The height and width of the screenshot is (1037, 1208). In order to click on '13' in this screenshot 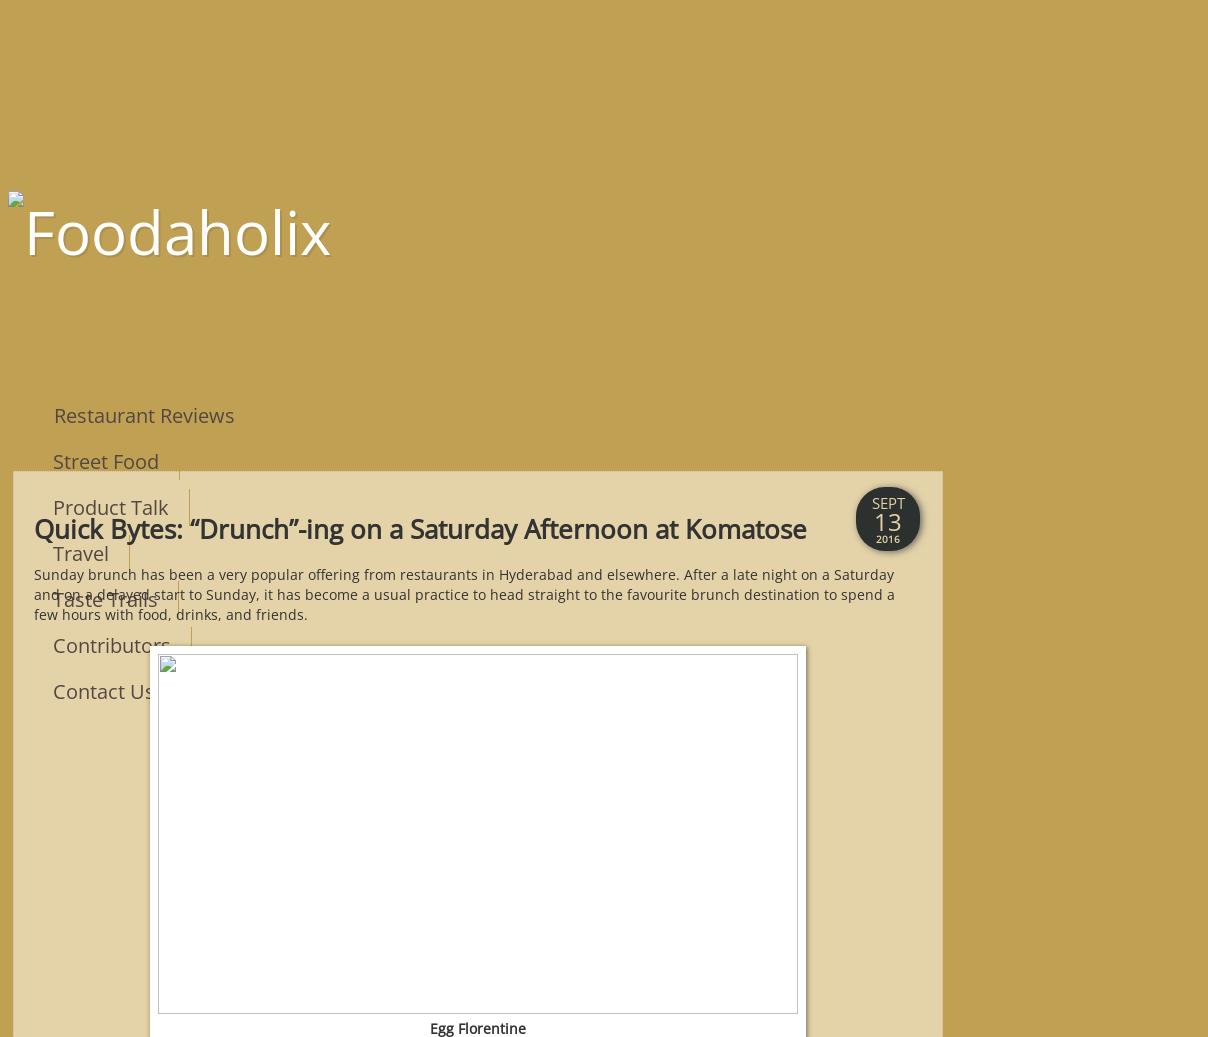, I will do `click(888, 521)`.